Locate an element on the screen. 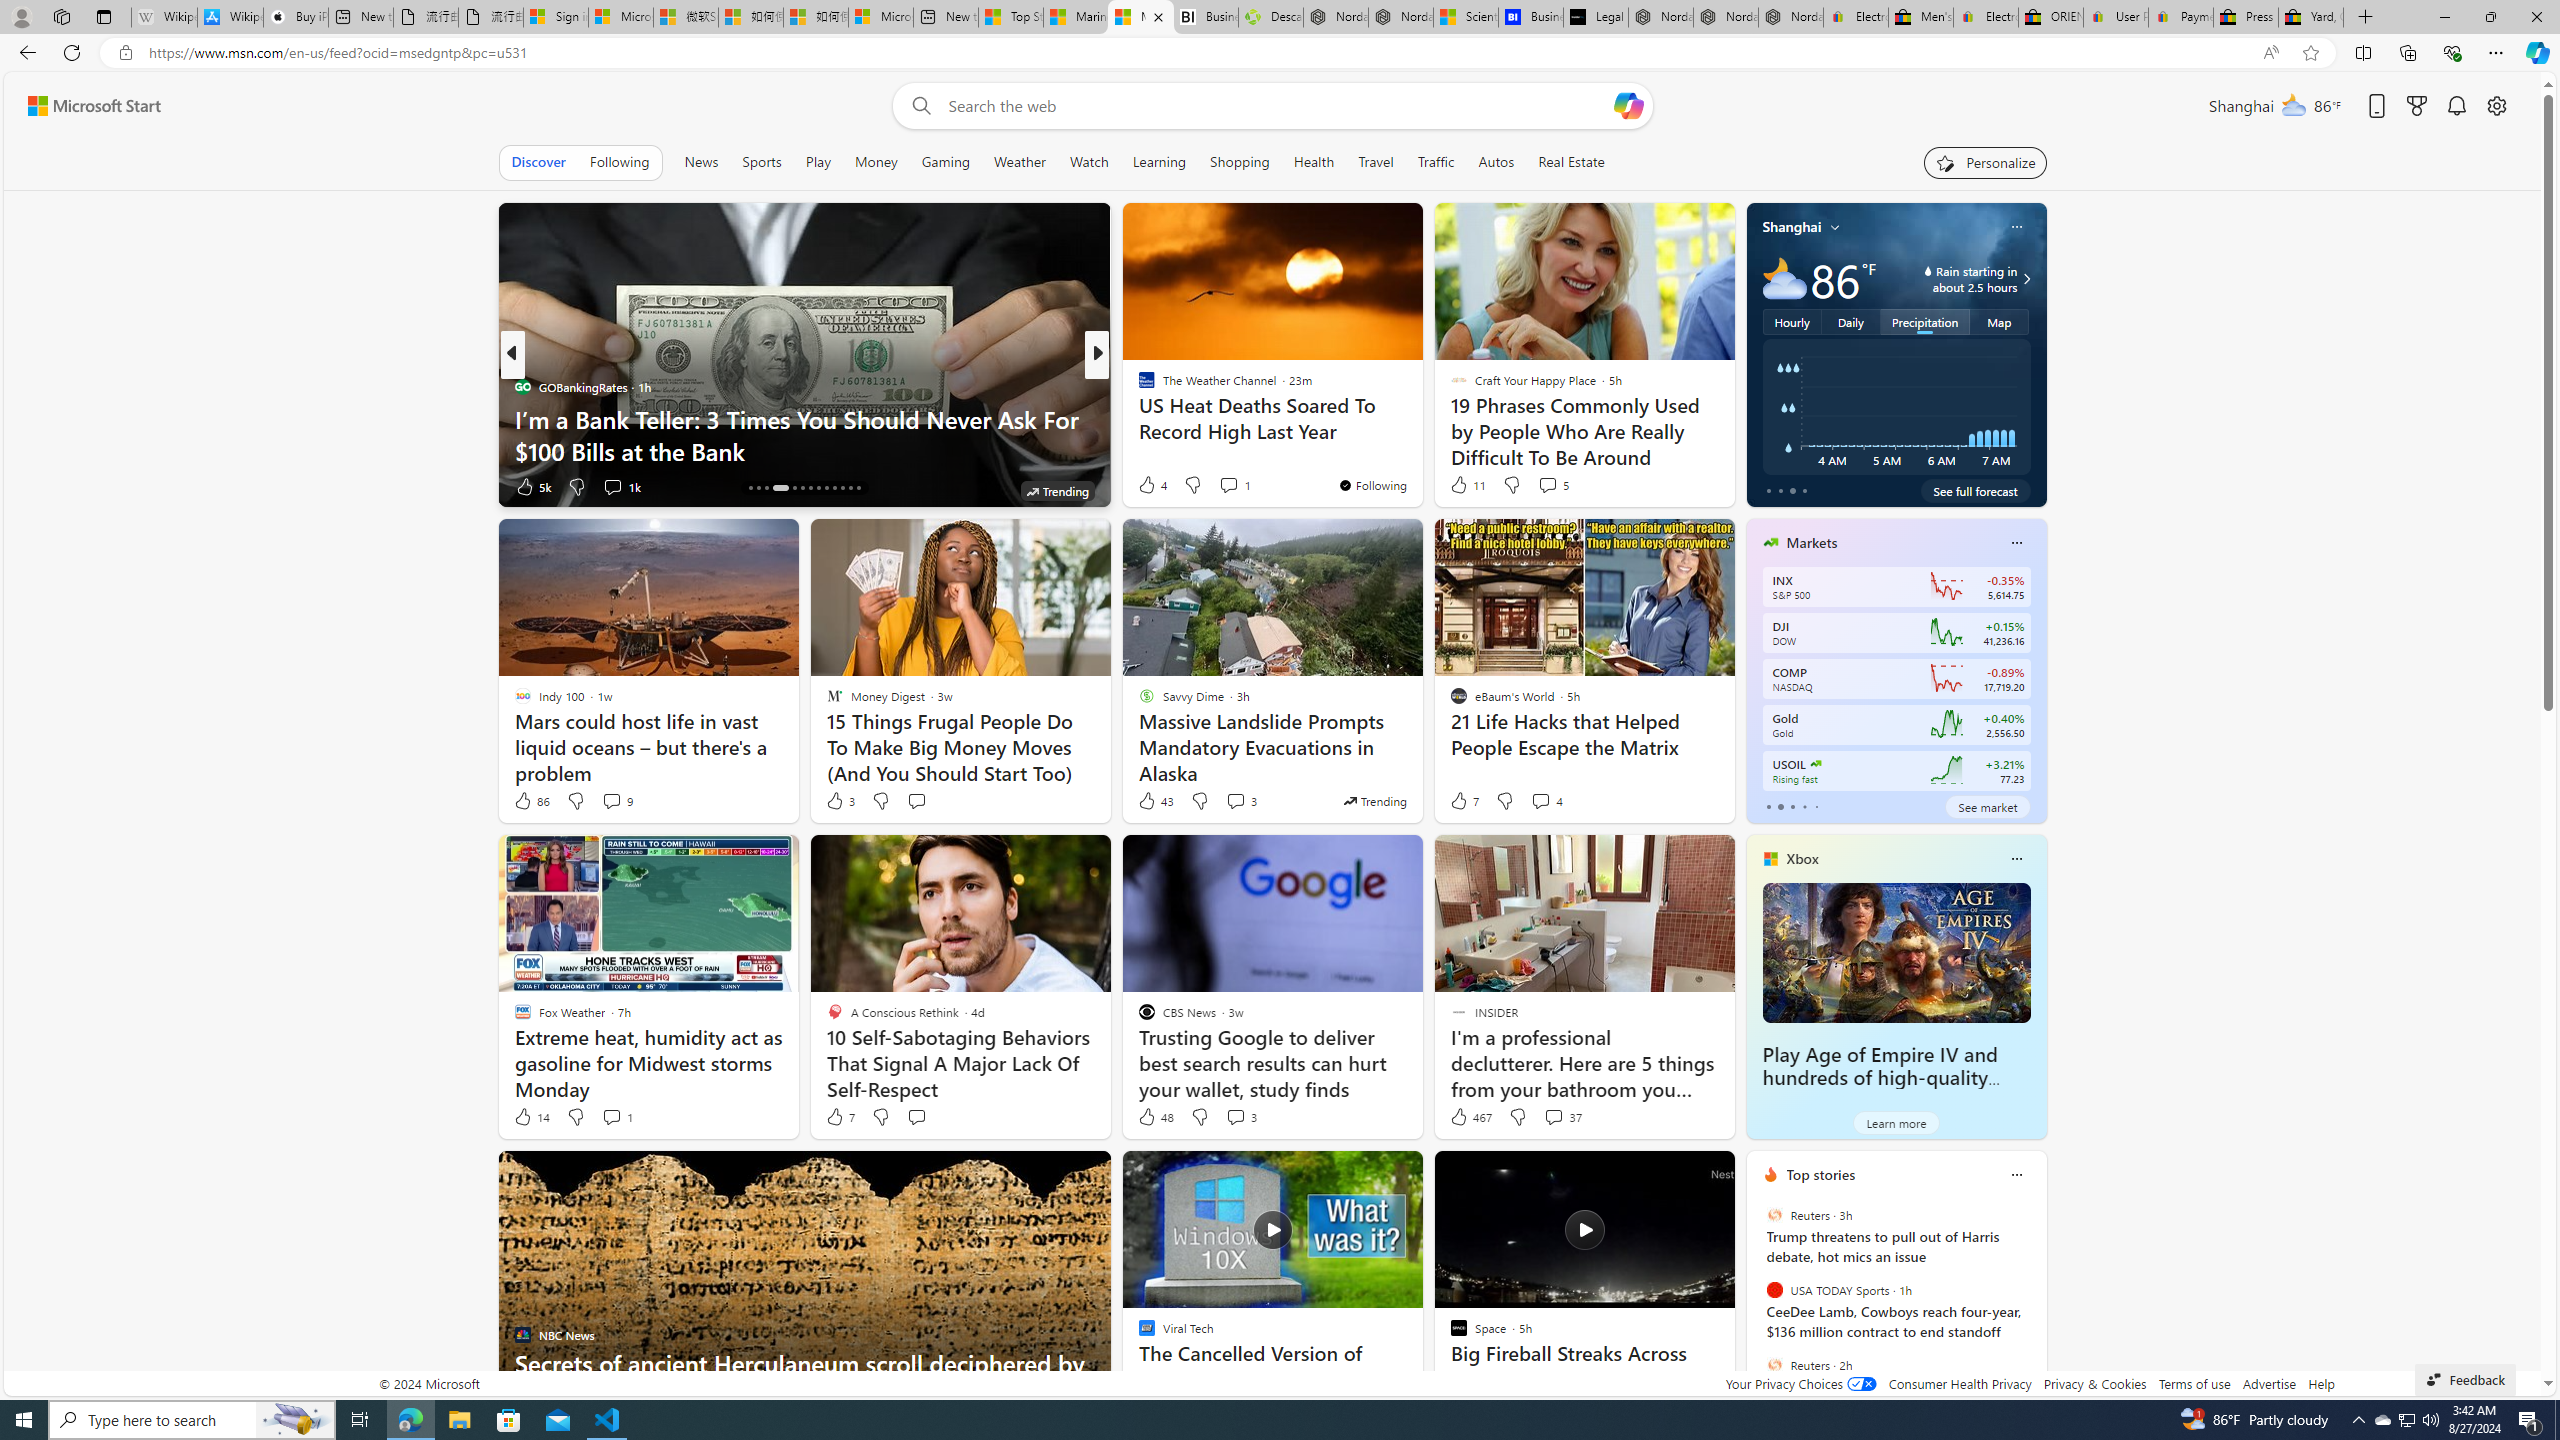 This screenshot has height=1440, width=2560. '13 Like' is located at coordinates (1147, 486).